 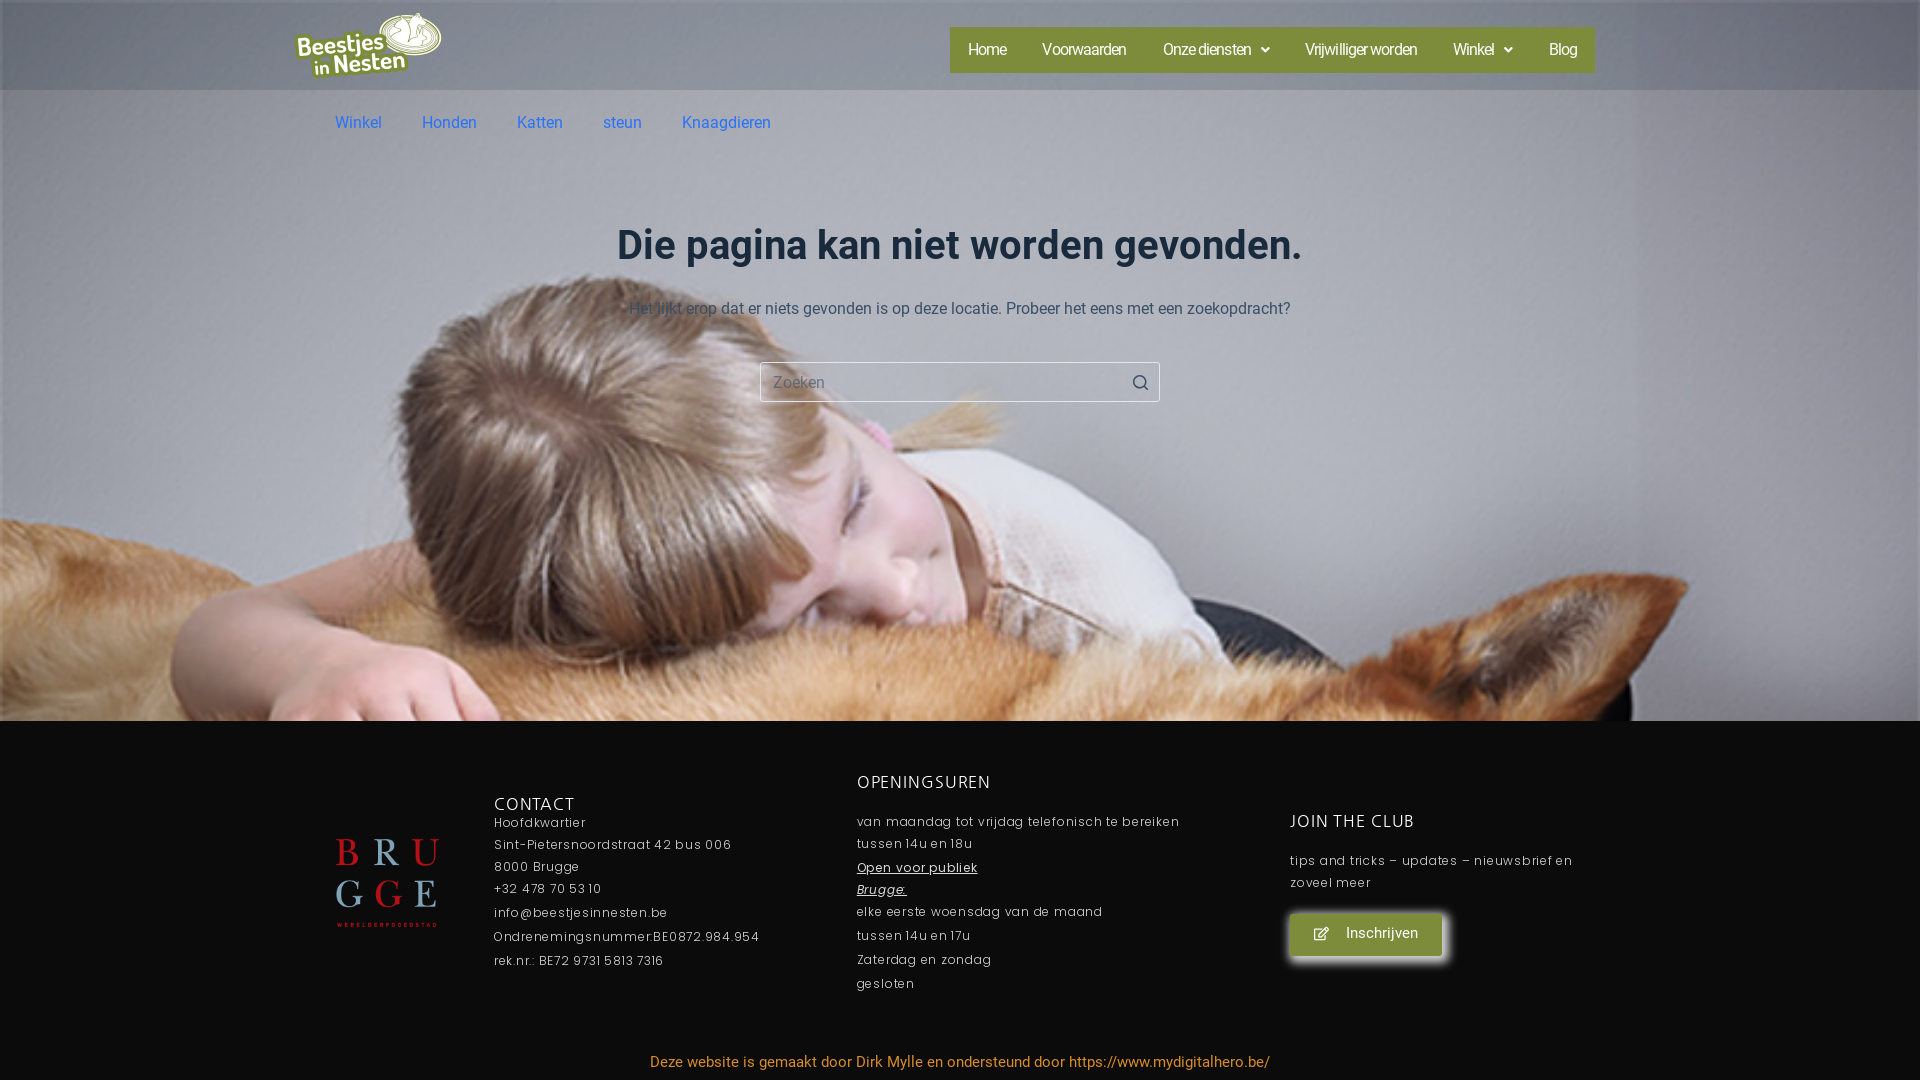 I want to click on 'Home', so click(x=987, y=49).